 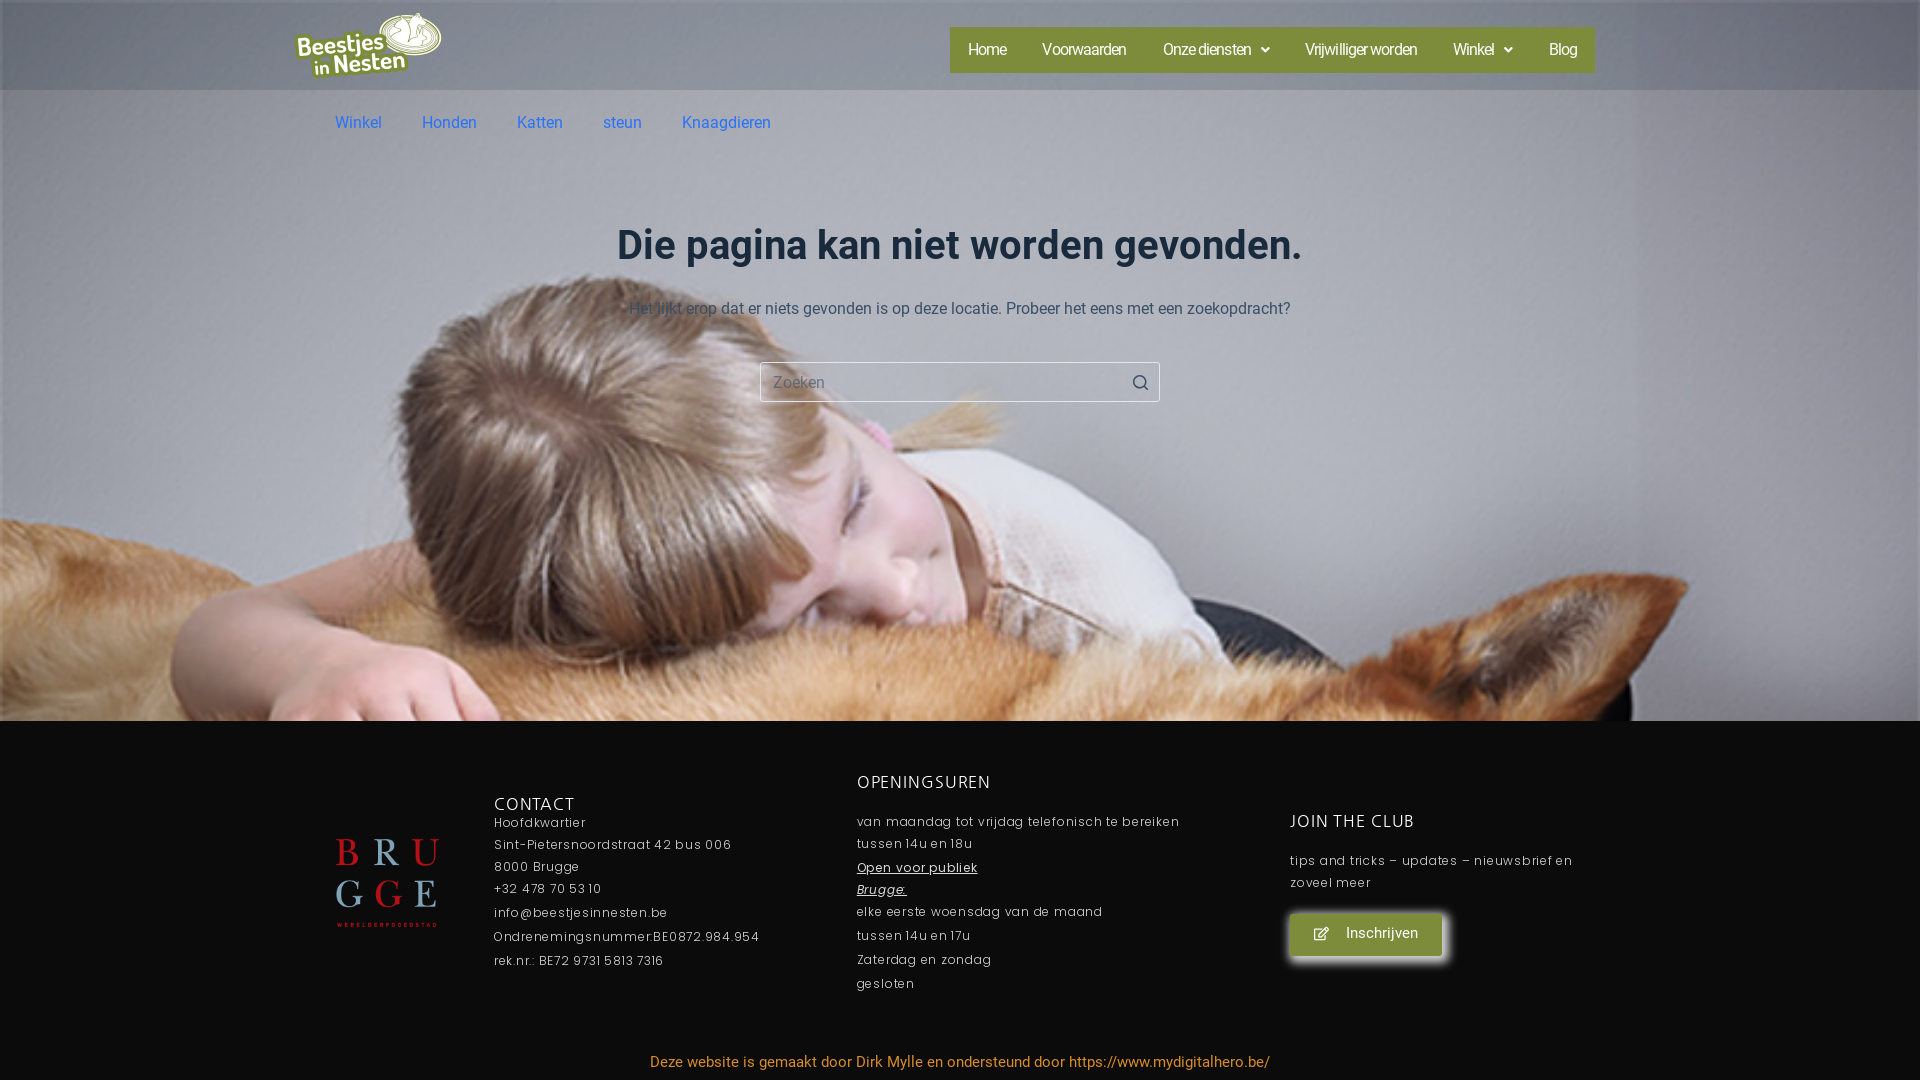 I want to click on 'Home', so click(x=987, y=49).